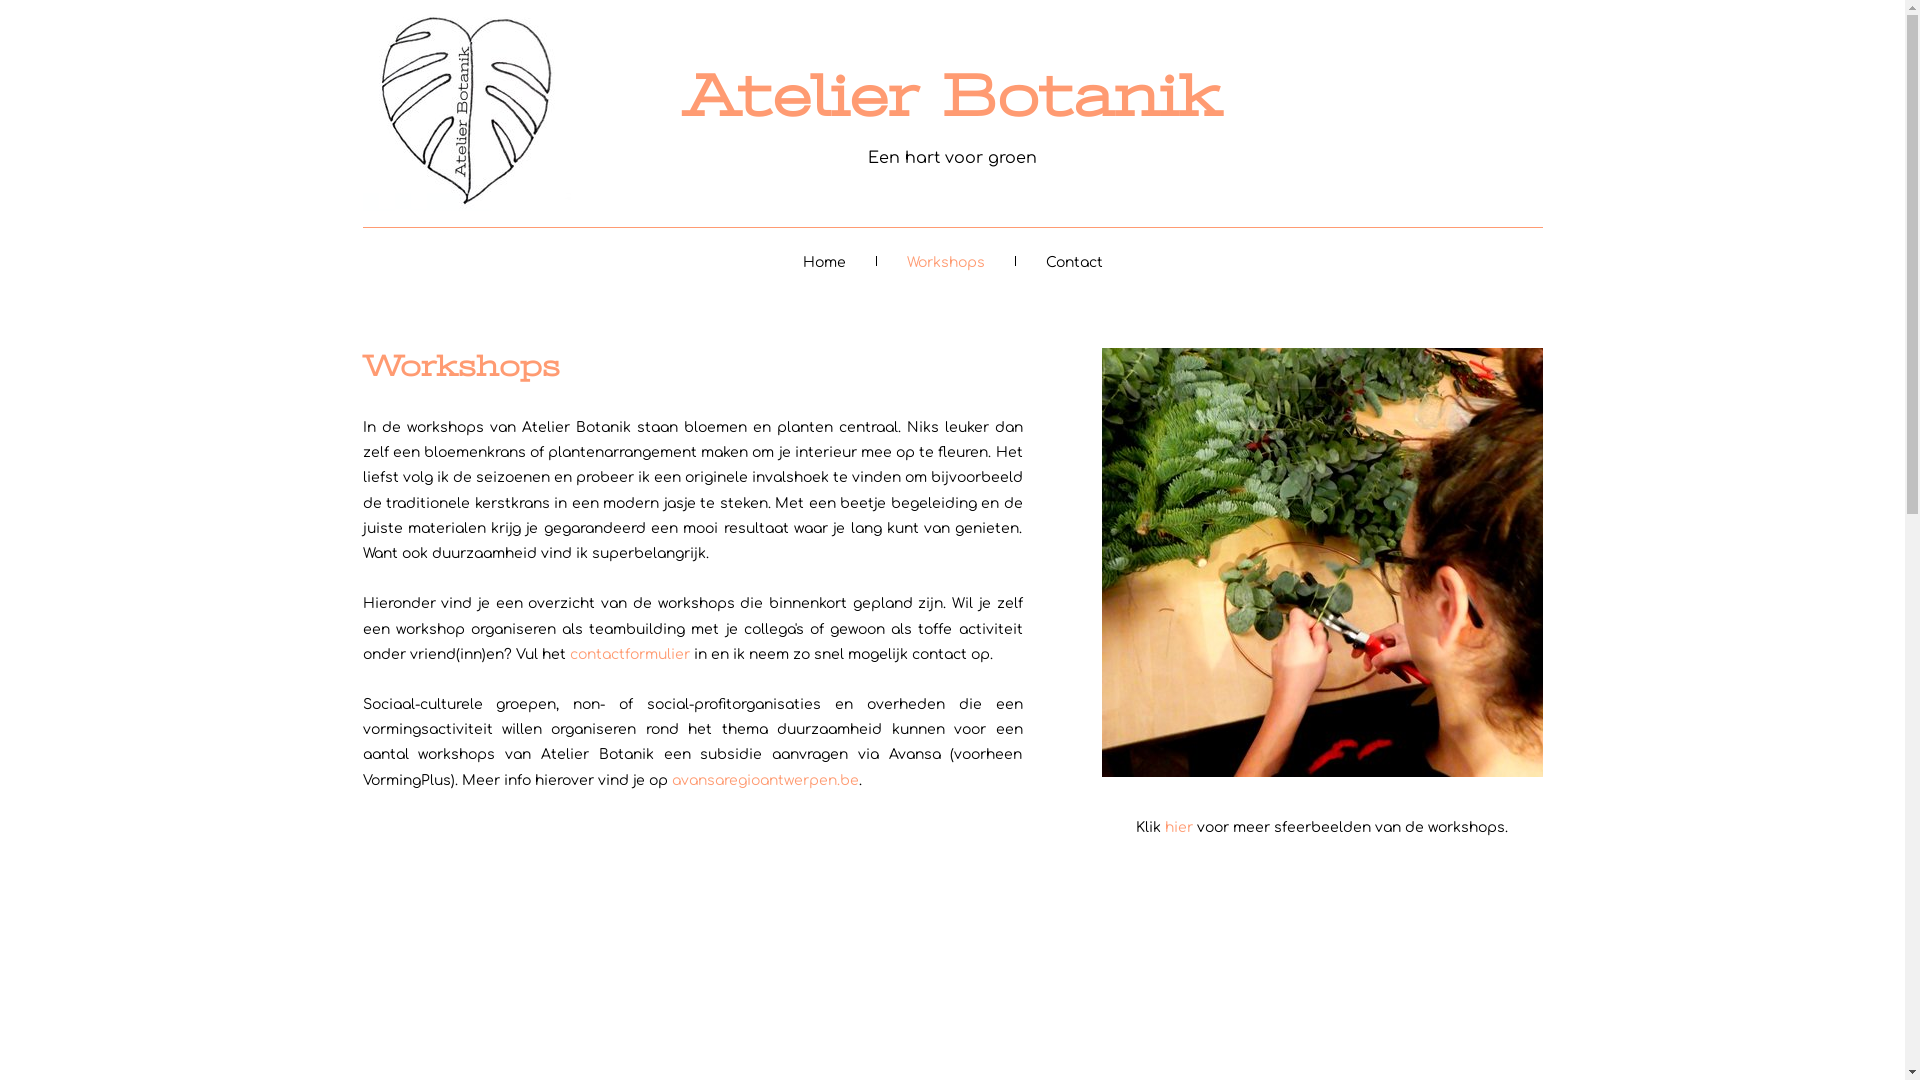 The width and height of the screenshot is (1920, 1080). Describe the element at coordinates (823, 260) in the screenshot. I see `'Home'` at that location.